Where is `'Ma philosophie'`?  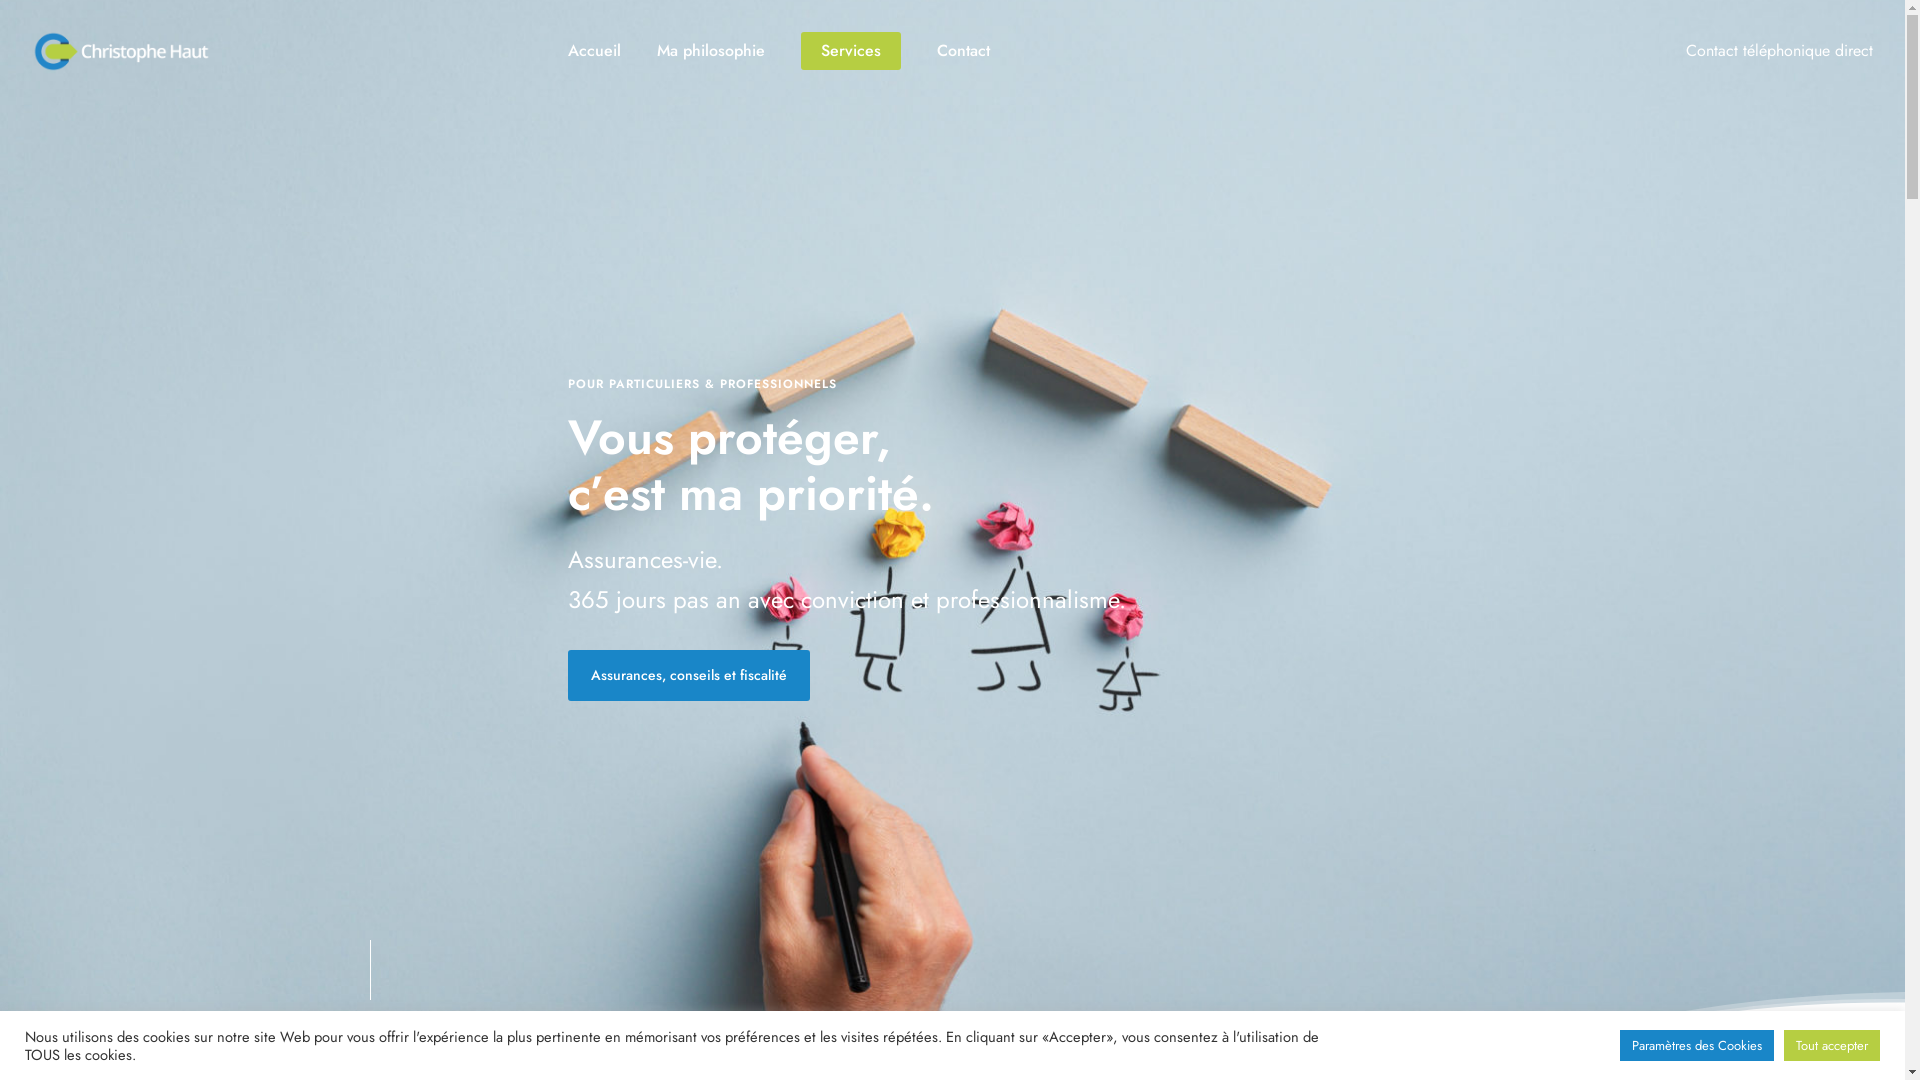 'Ma philosophie' is located at coordinates (656, 49).